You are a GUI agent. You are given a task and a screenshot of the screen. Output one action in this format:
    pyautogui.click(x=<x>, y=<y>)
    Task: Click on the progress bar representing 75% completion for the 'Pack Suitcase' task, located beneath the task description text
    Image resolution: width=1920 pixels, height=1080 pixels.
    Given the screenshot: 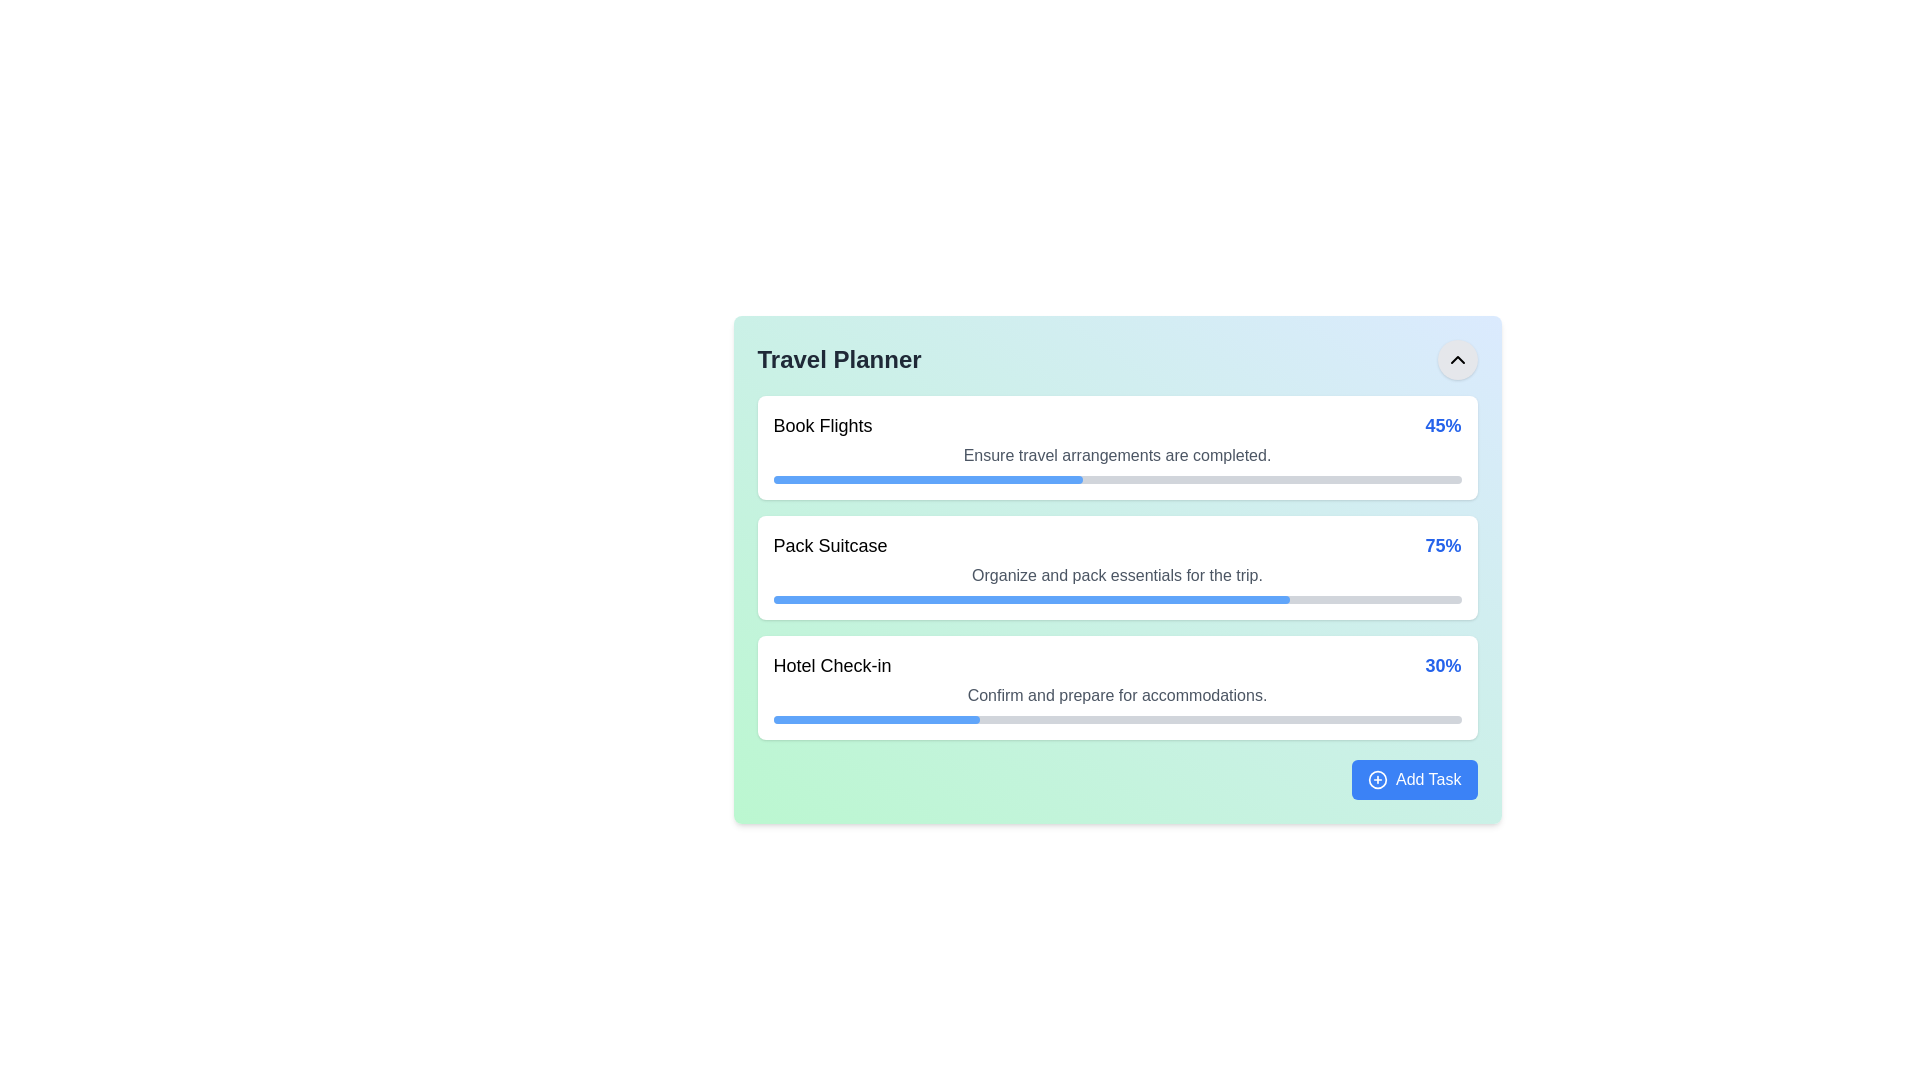 What is the action you would take?
    pyautogui.click(x=1116, y=599)
    